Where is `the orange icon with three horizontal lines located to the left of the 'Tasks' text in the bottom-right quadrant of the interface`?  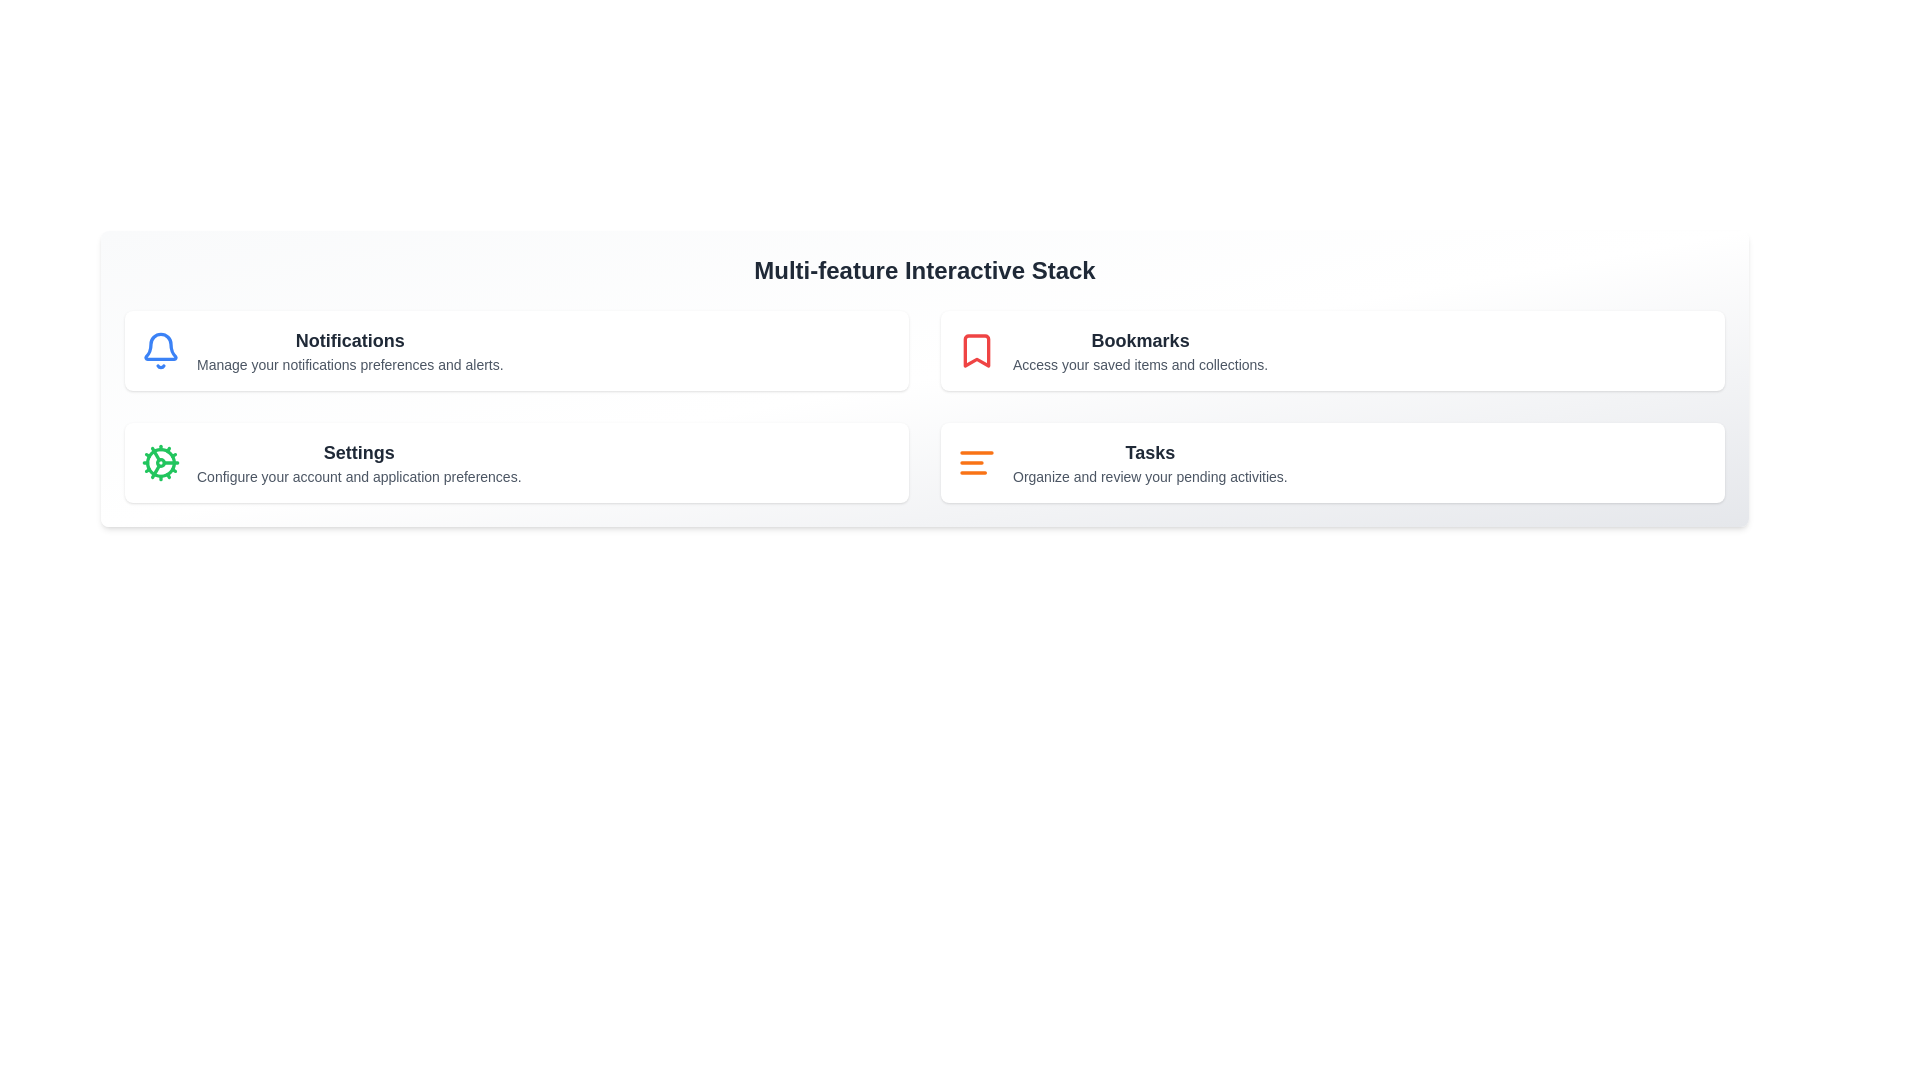 the orange icon with three horizontal lines located to the left of the 'Tasks' text in the bottom-right quadrant of the interface is located at coordinates (977, 462).